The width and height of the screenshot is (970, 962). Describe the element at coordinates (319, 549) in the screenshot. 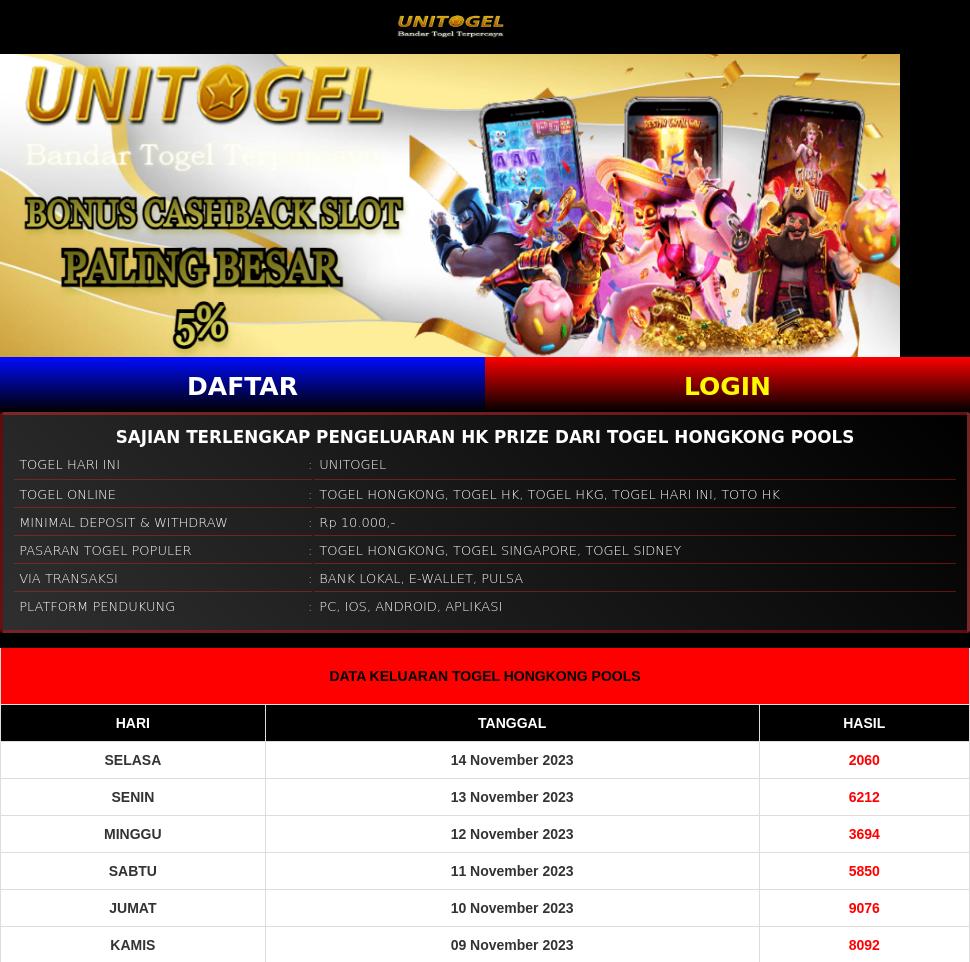

I see `'TOGEL HONGKONG, TOGEL SINGAPORE, TOGEL SIDNEY'` at that location.